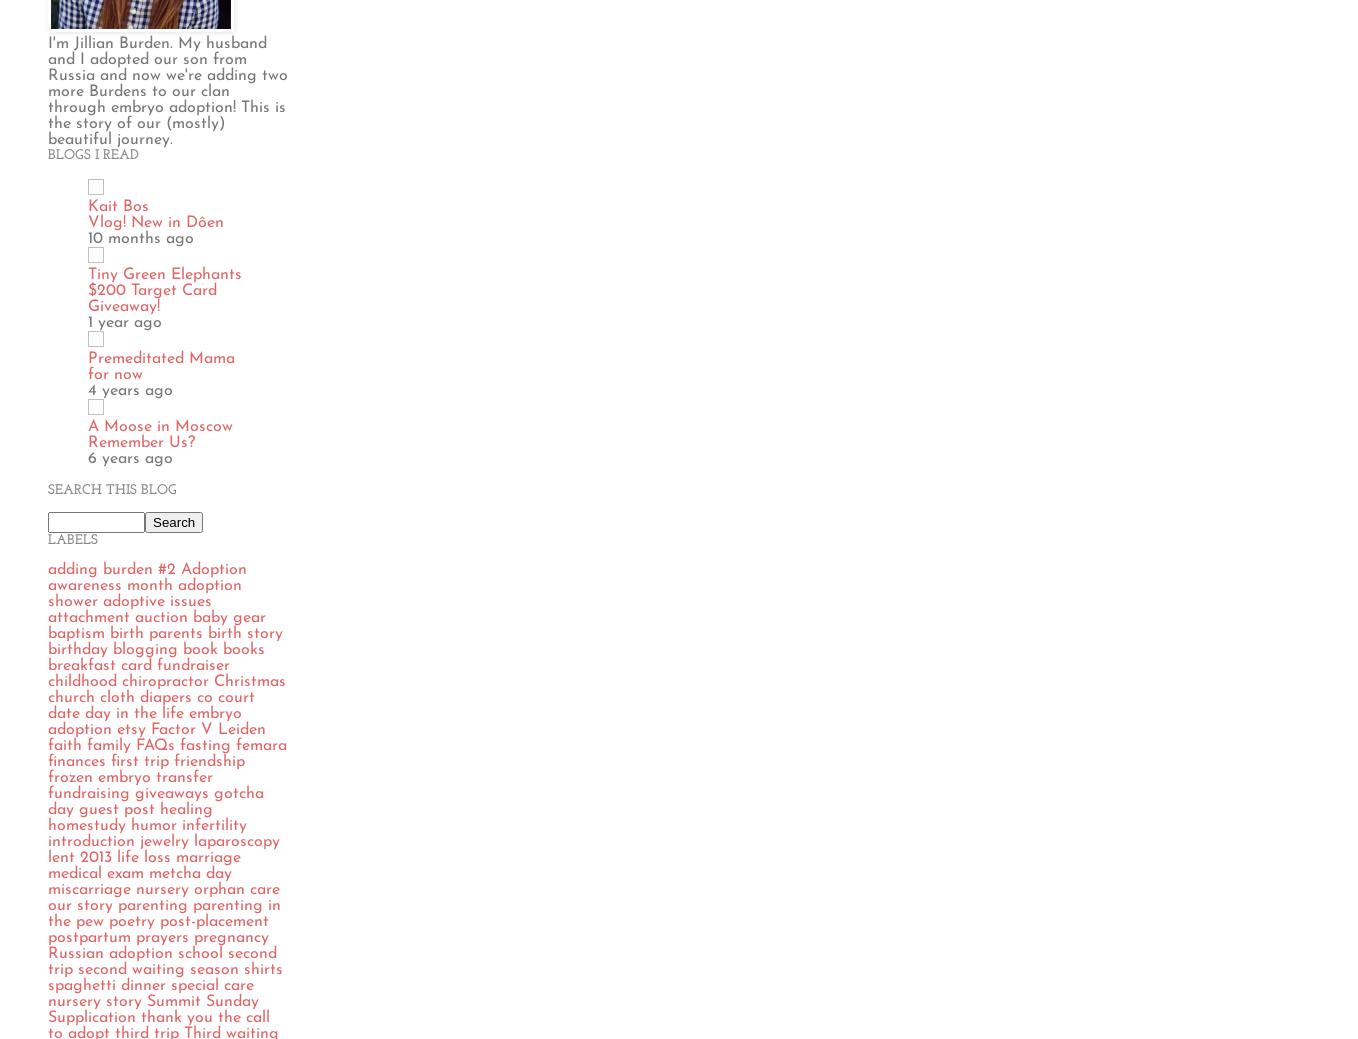 The image size is (1358, 1039). What do you see at coordinates (109, 952) in the screenshot?
I see `'Russian adoption'` at bounding box center [109, 952].